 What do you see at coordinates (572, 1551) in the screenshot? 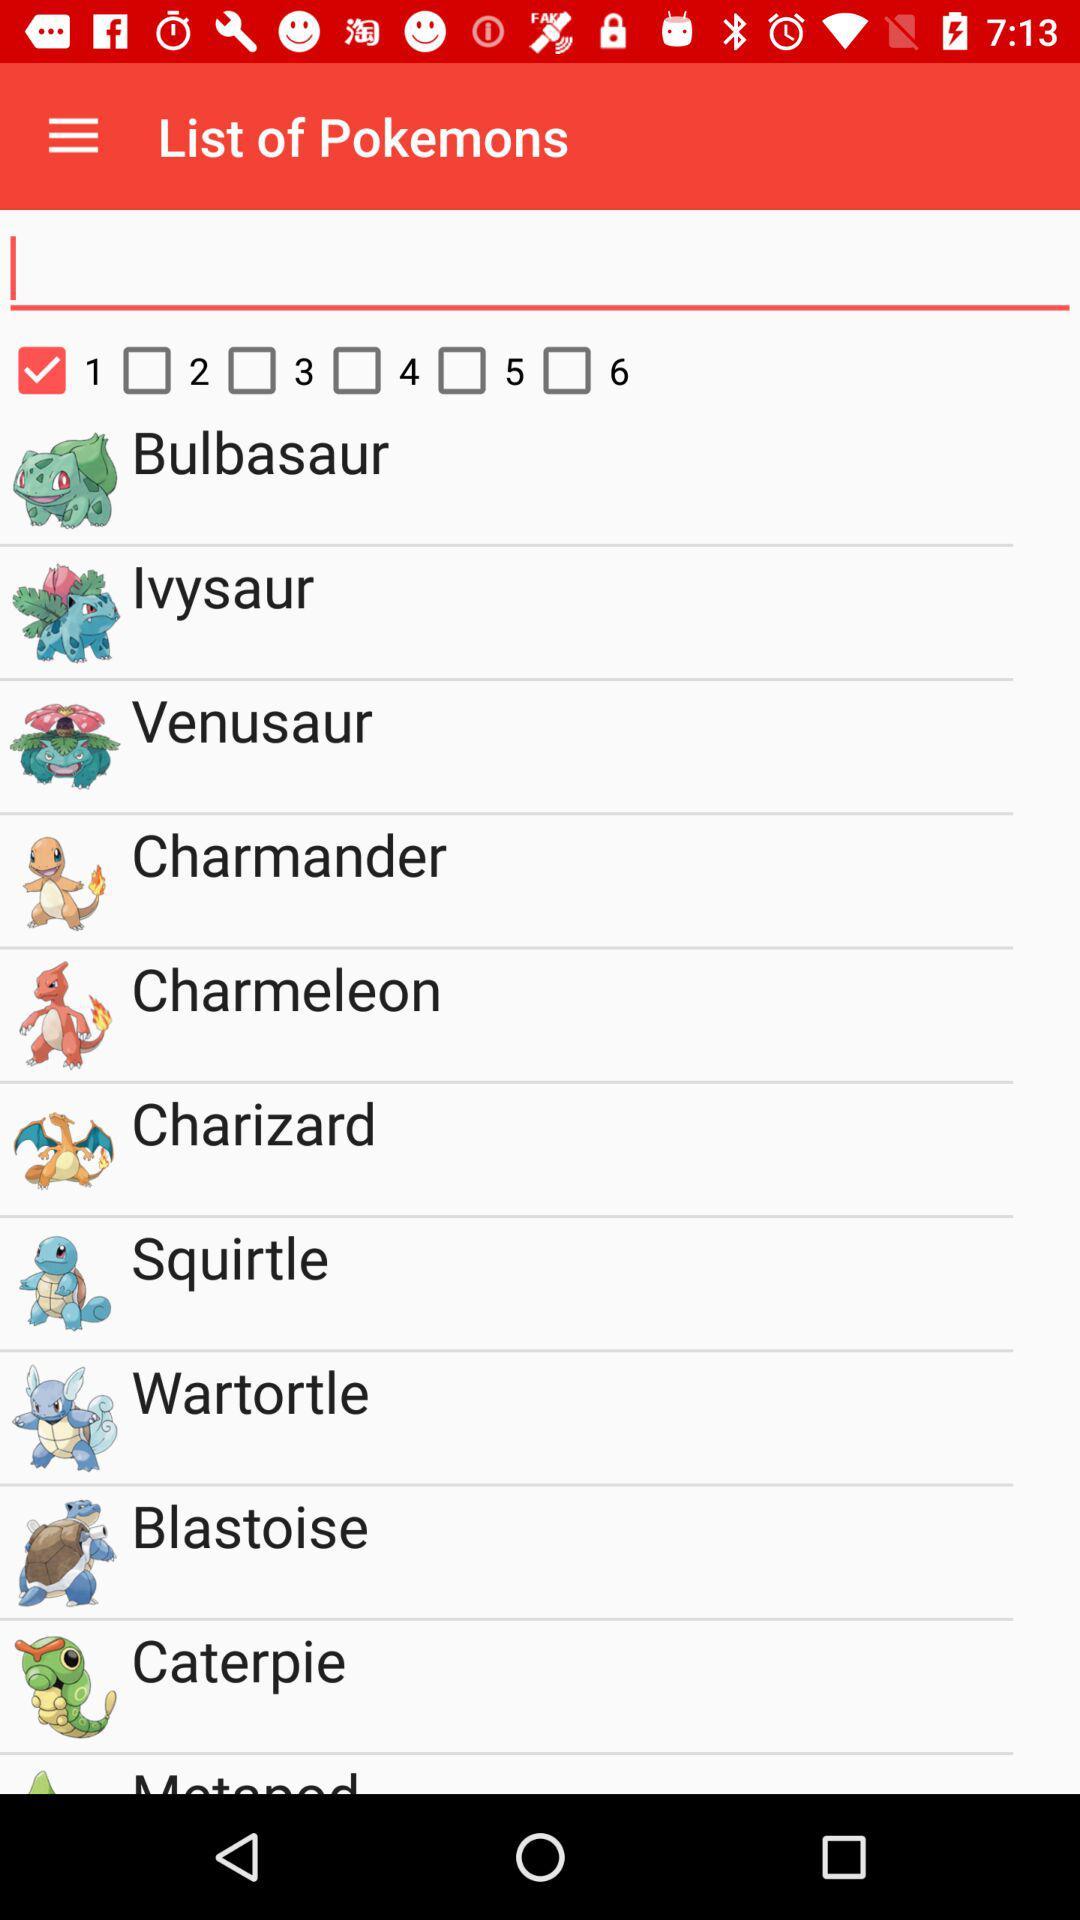
I see `the blastoise` at bounding box center [572, 1551].